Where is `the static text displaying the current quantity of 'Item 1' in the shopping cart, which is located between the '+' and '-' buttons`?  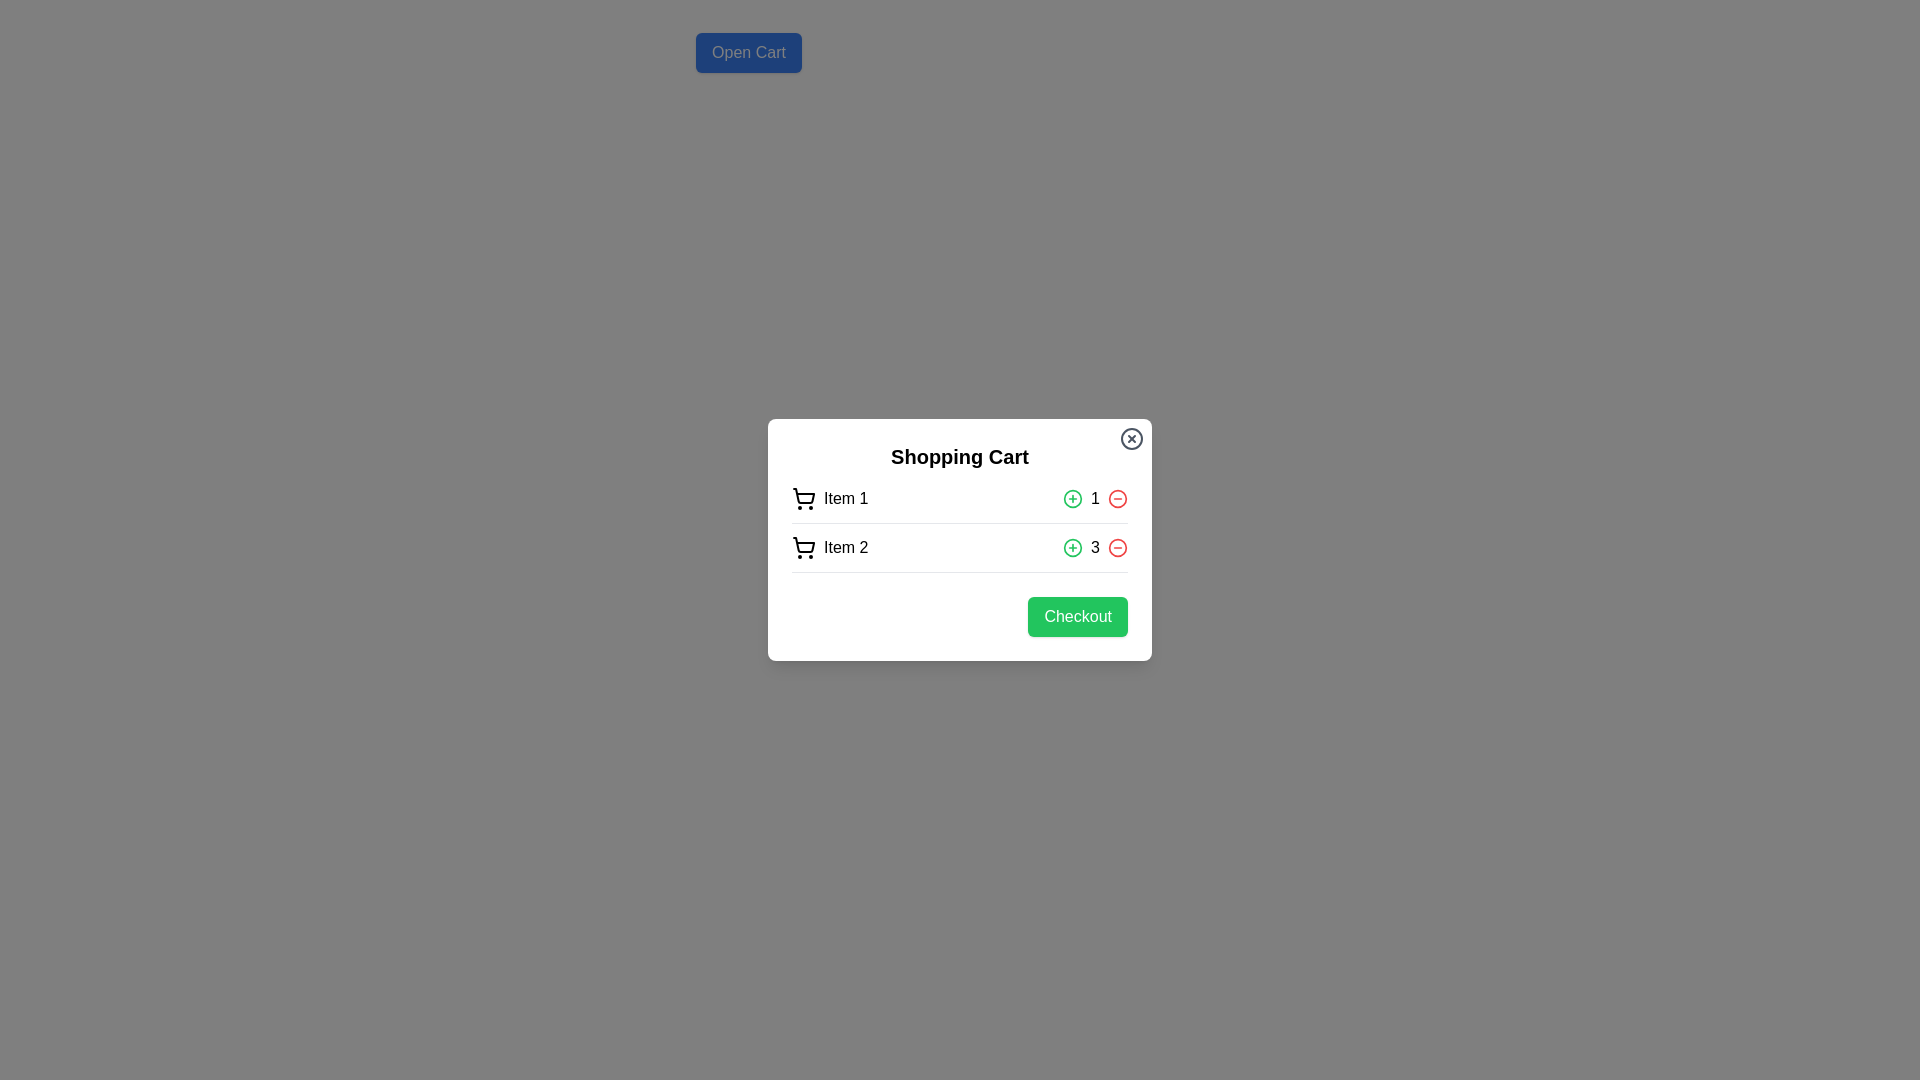 the static text displaying the current quantity of 'Item 1' in the shopping cart, which is located between the '+' and '-' buttons is located at coordinates (1094, 497).